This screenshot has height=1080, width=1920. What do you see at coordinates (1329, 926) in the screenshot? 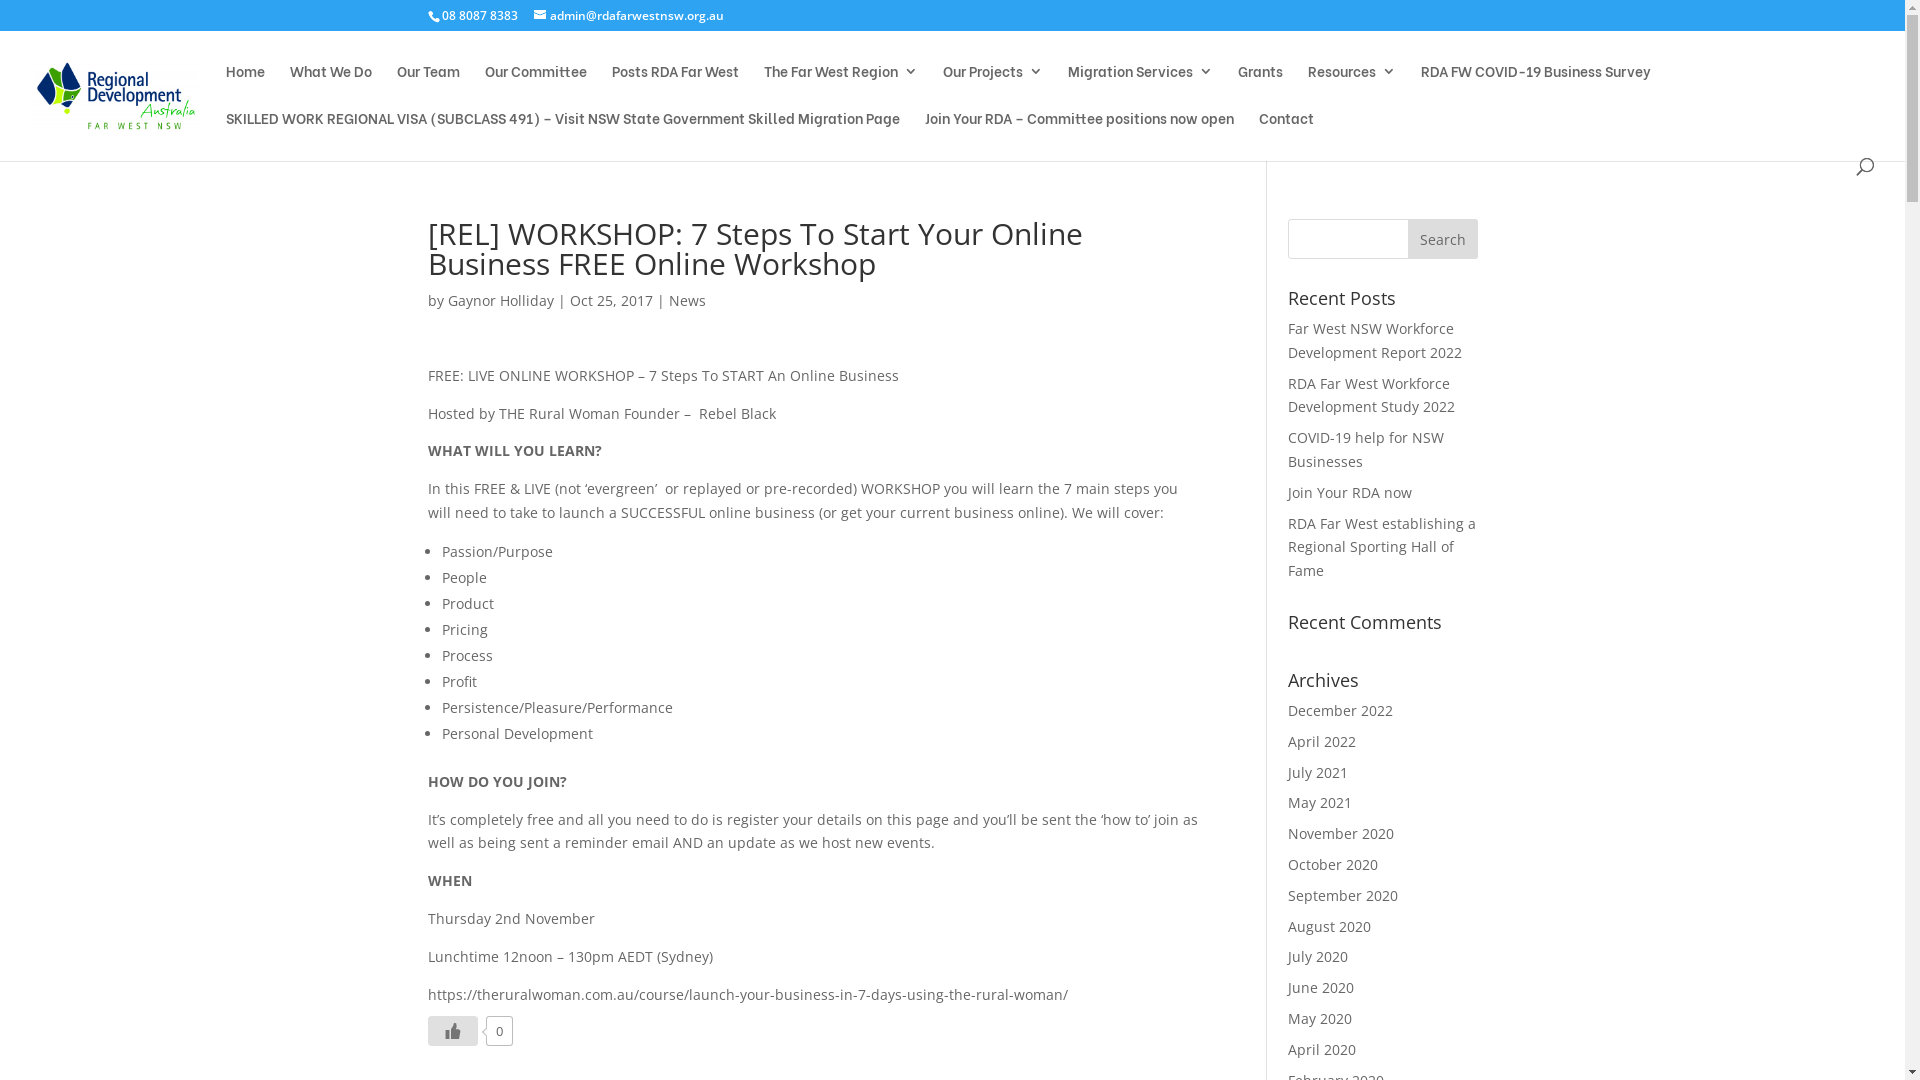
I see `'August 2020'` at bounding box center [1329, 926].